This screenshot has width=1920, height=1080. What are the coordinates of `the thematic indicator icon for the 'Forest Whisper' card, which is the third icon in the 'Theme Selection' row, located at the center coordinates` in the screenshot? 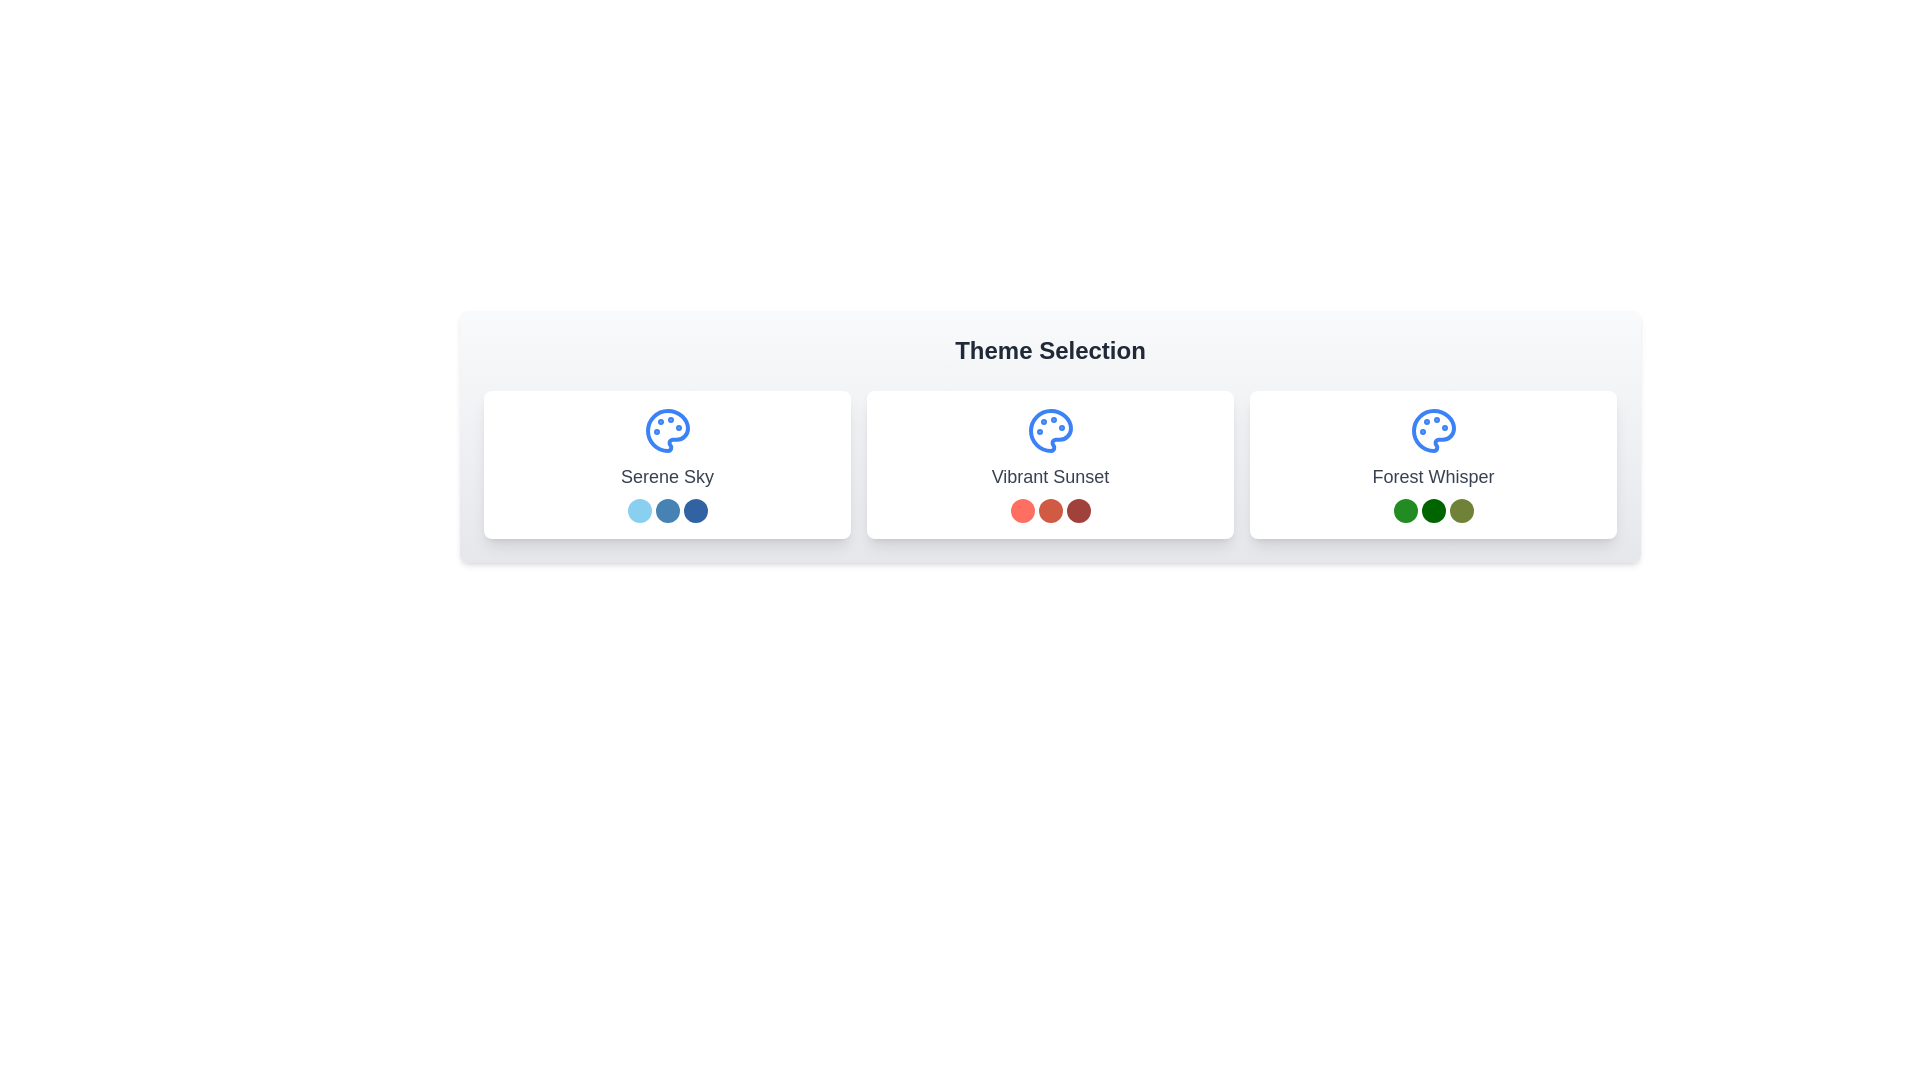 It's located at (1432, 430).